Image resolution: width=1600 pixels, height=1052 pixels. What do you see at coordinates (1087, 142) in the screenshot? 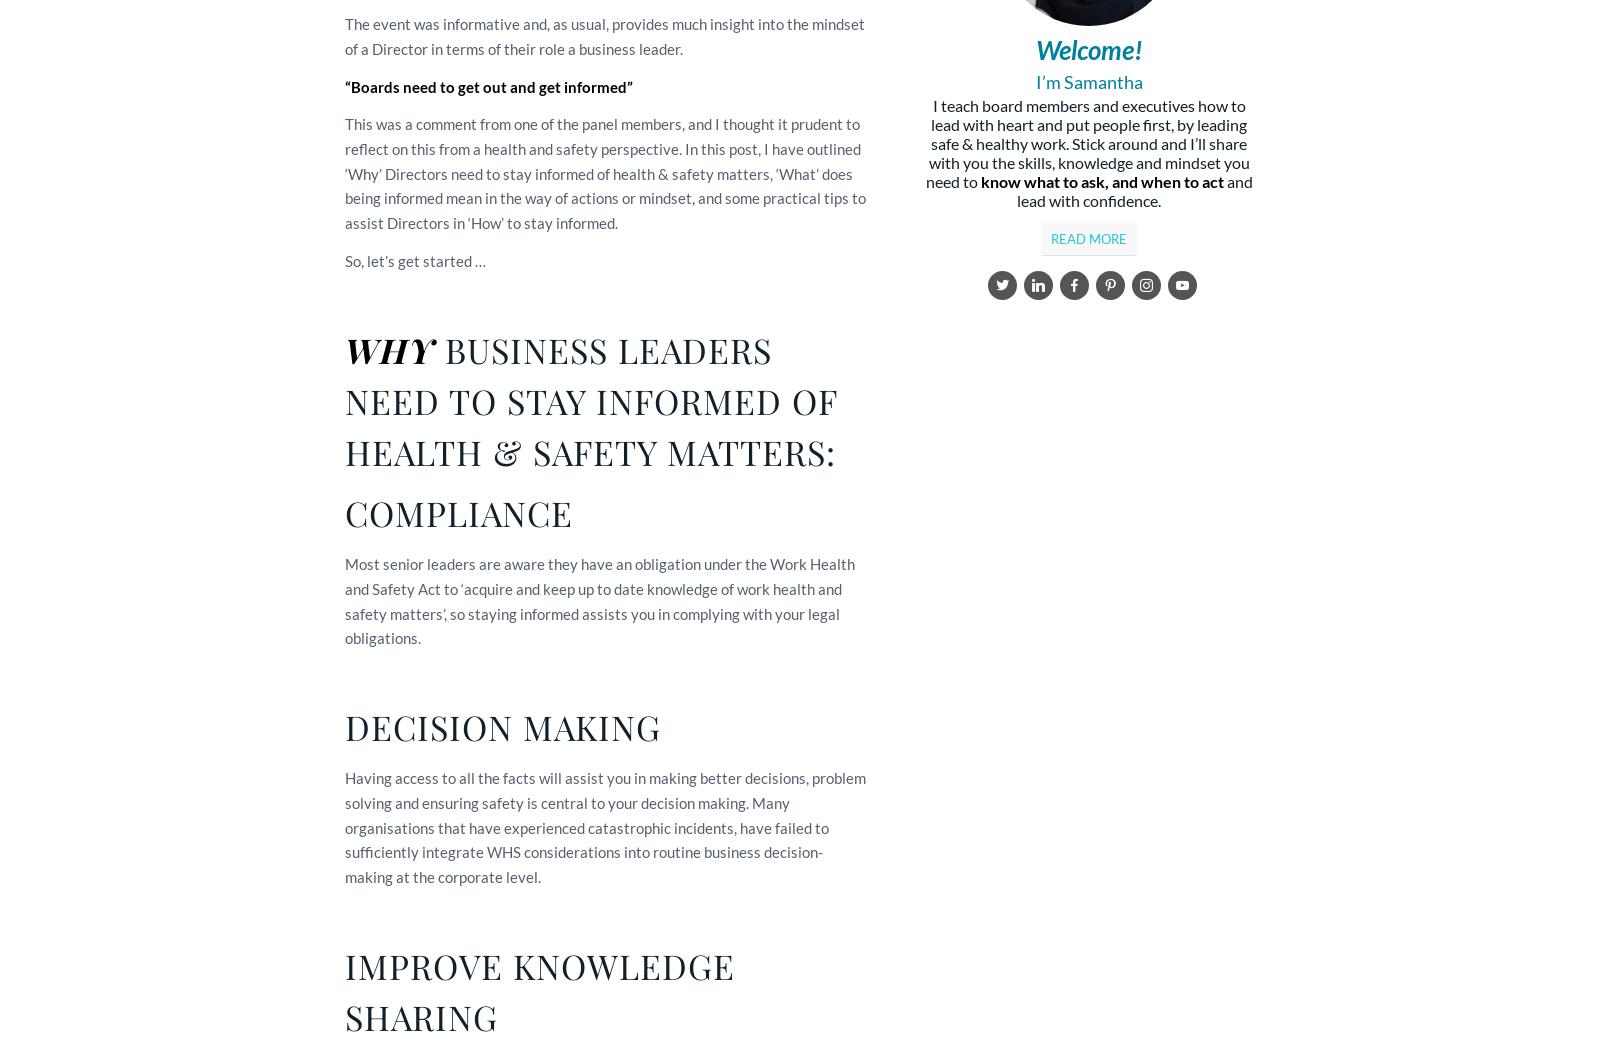
I see `'I teach board members and executives how to lead with heart and put people first, by leading safe & healthy work. Stick around and I’ll share with you the skills, knowledge and mindset you need to'` at bounding box center [1087, 142].